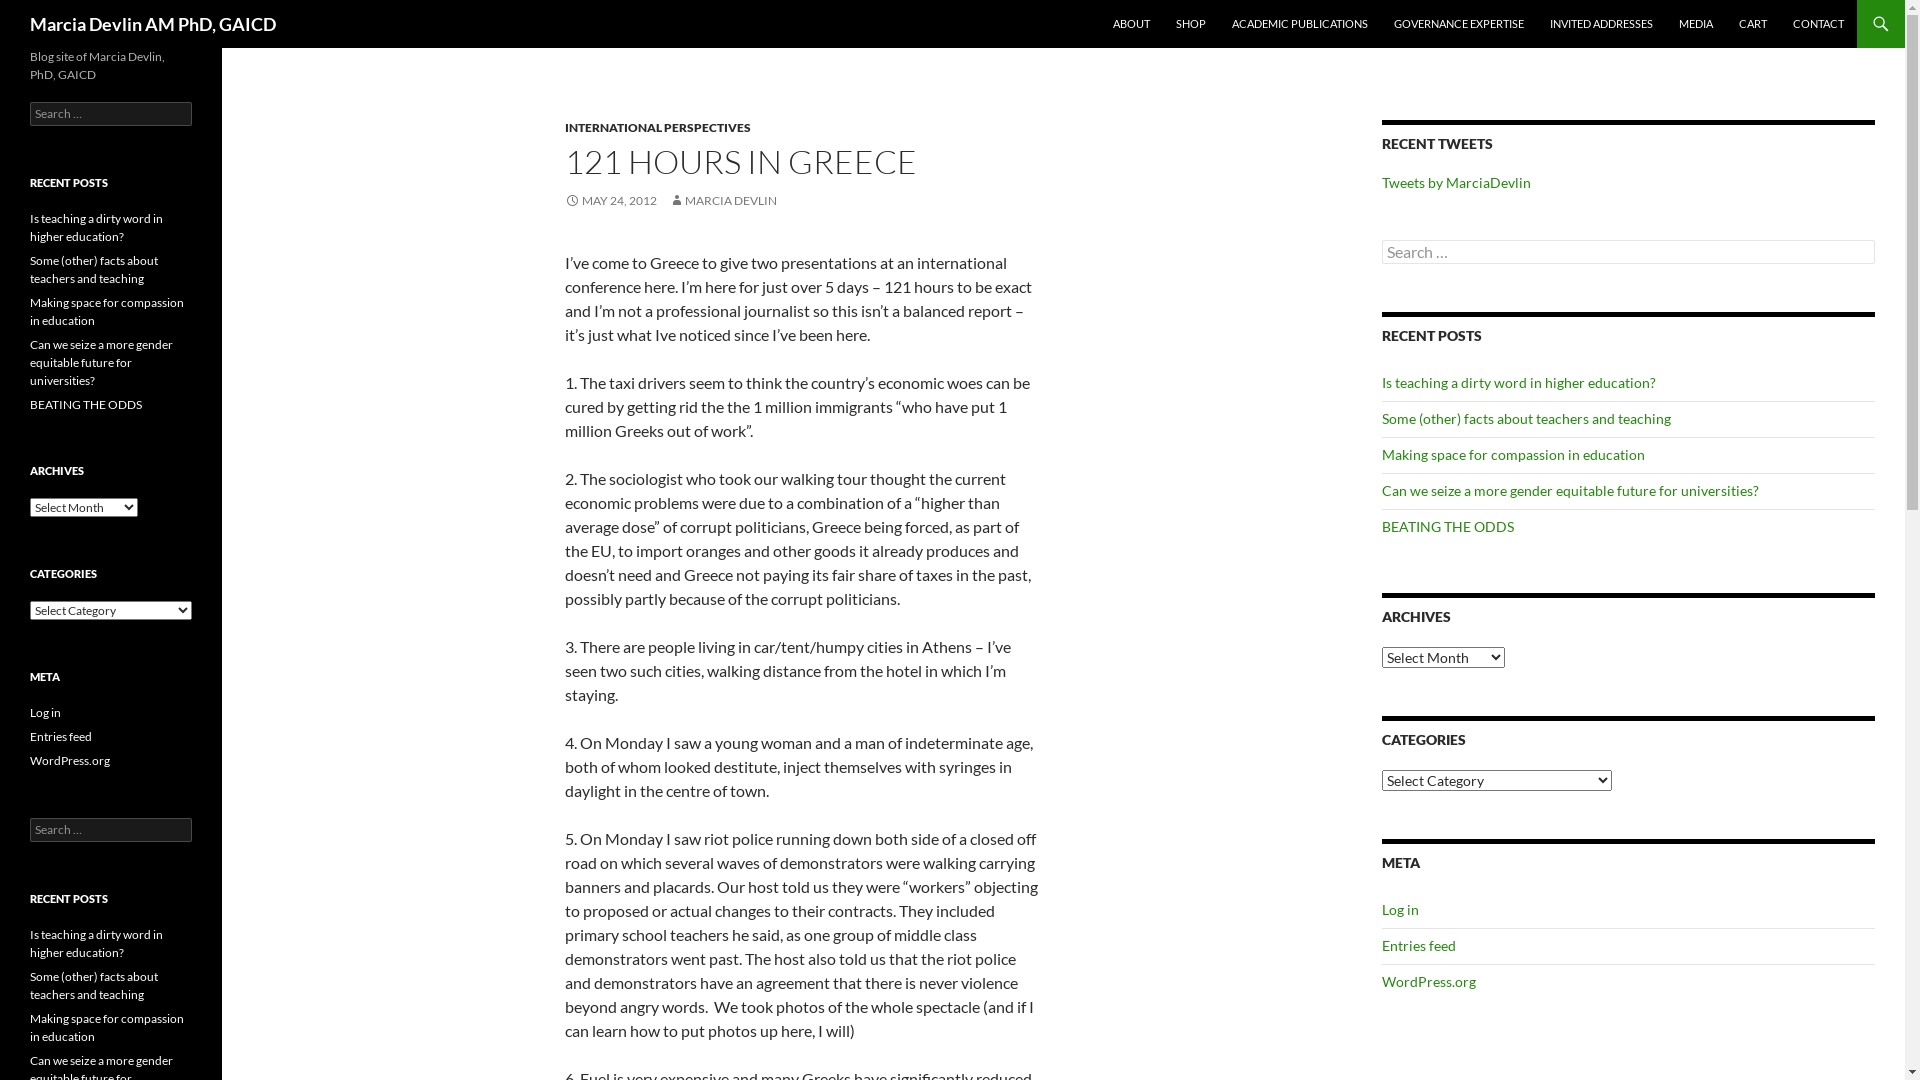  I want to click on 'ACADEMIC PUBLICATIONS', so click(1300, 23).